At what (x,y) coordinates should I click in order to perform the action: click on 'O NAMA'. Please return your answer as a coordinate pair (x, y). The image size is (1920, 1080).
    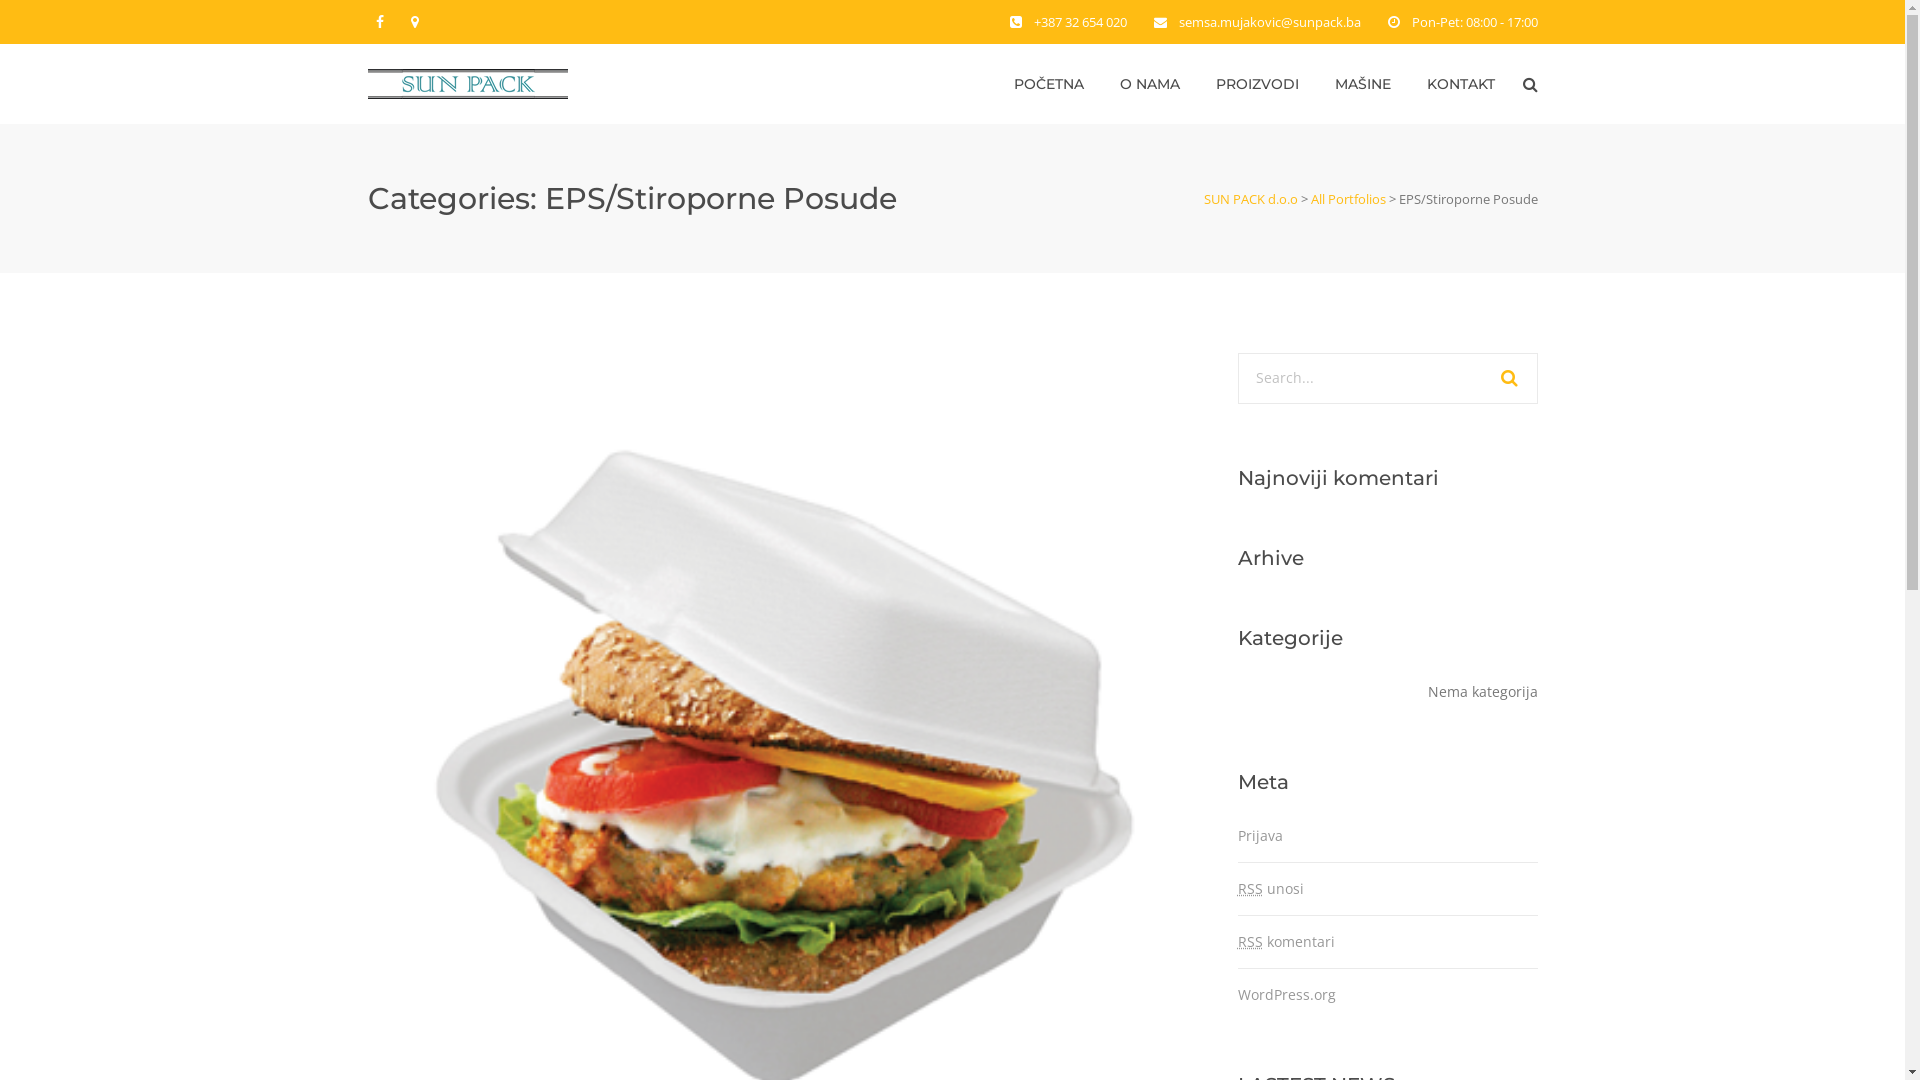
    Looking at the image, I should click on (1150, 83).